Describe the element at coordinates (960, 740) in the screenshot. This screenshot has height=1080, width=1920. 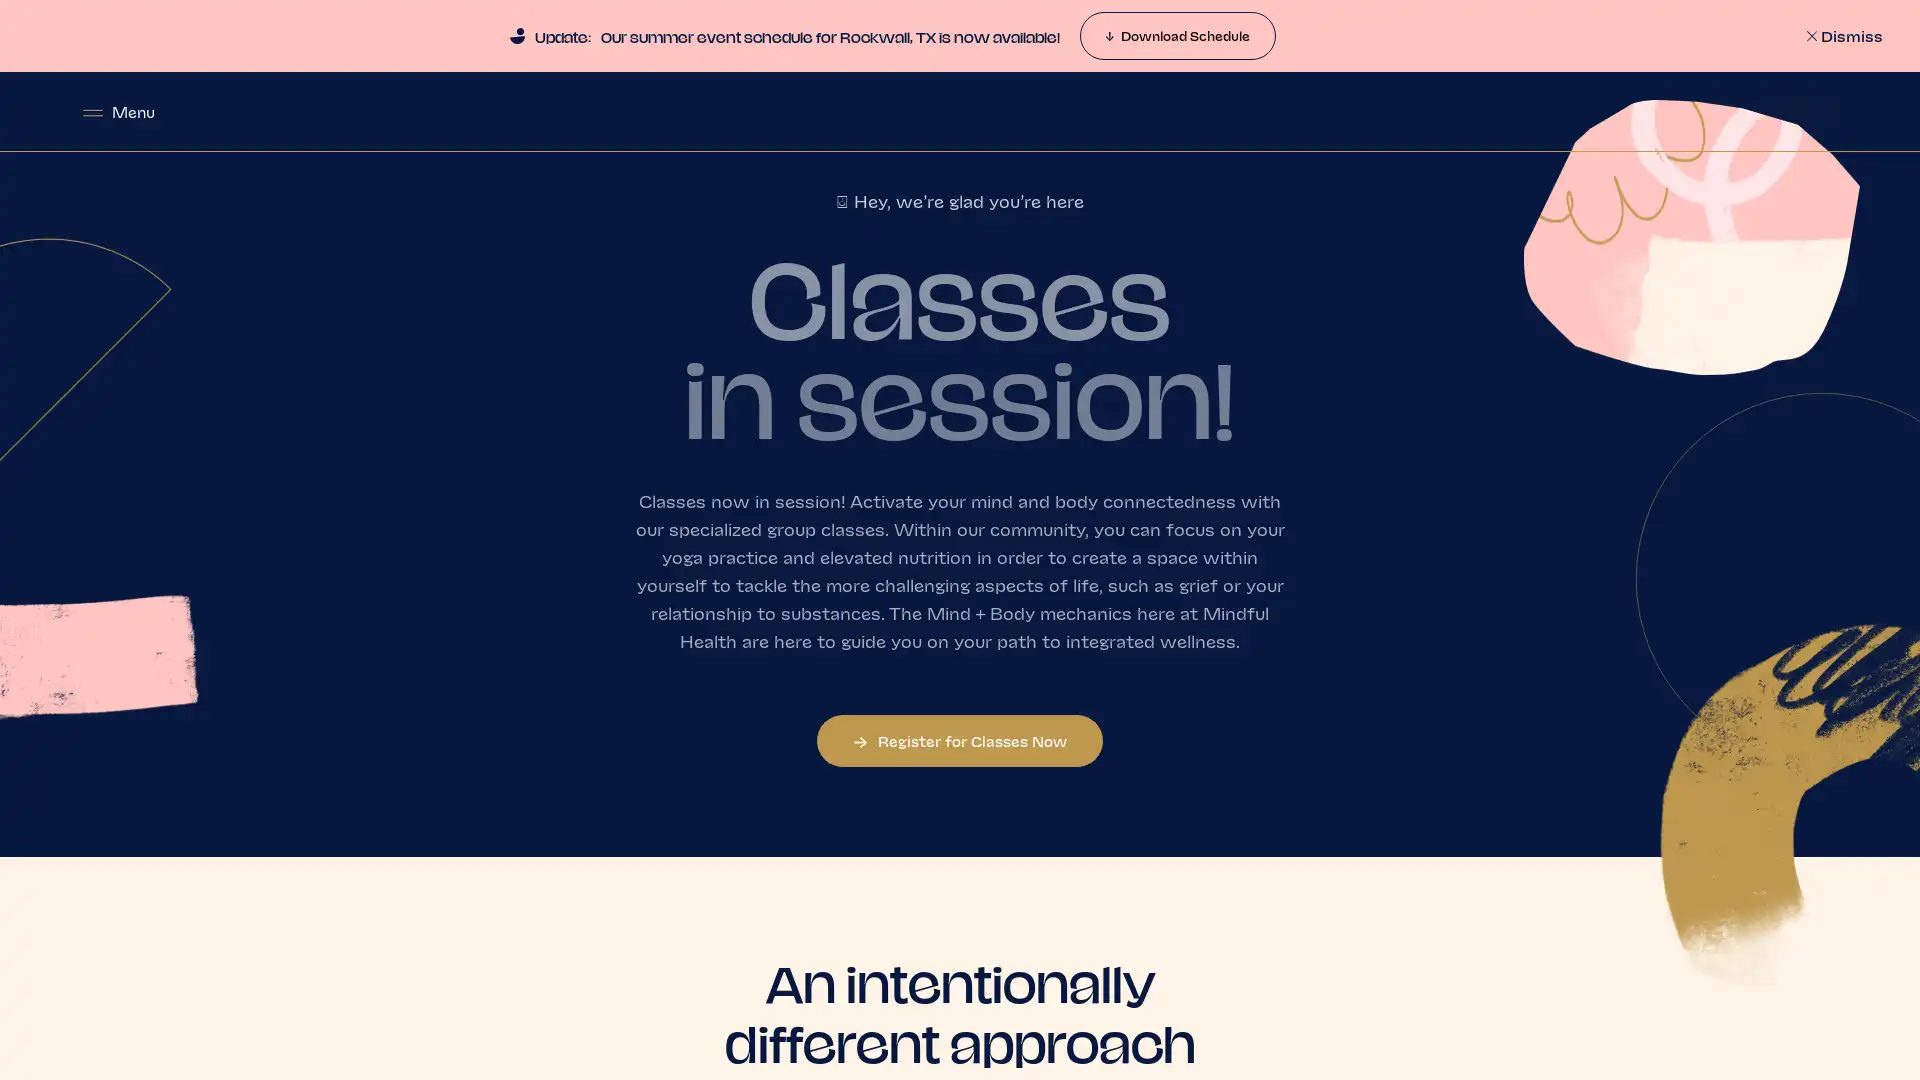
I see `me Register for Classes Now` at that location.